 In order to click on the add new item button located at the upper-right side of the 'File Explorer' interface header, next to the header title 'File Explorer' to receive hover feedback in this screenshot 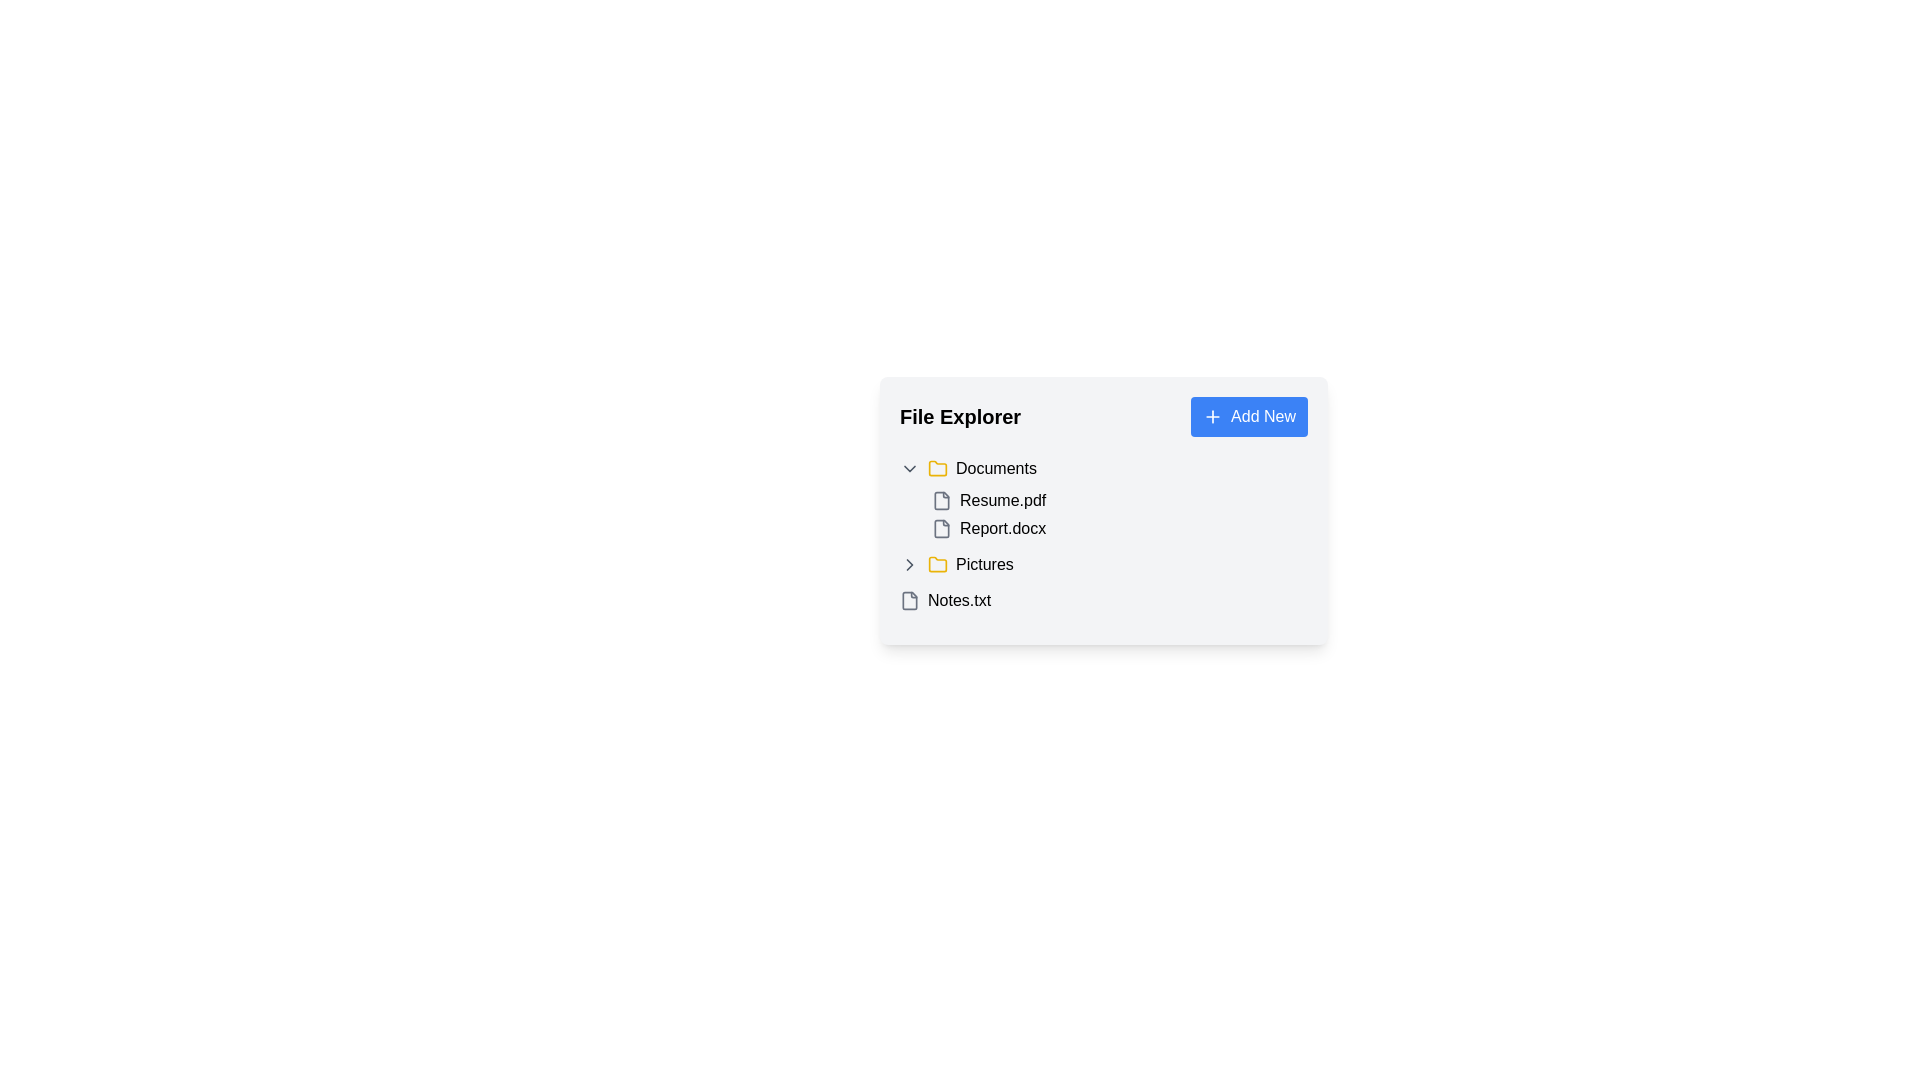, I will do `click(1248, 415)`.